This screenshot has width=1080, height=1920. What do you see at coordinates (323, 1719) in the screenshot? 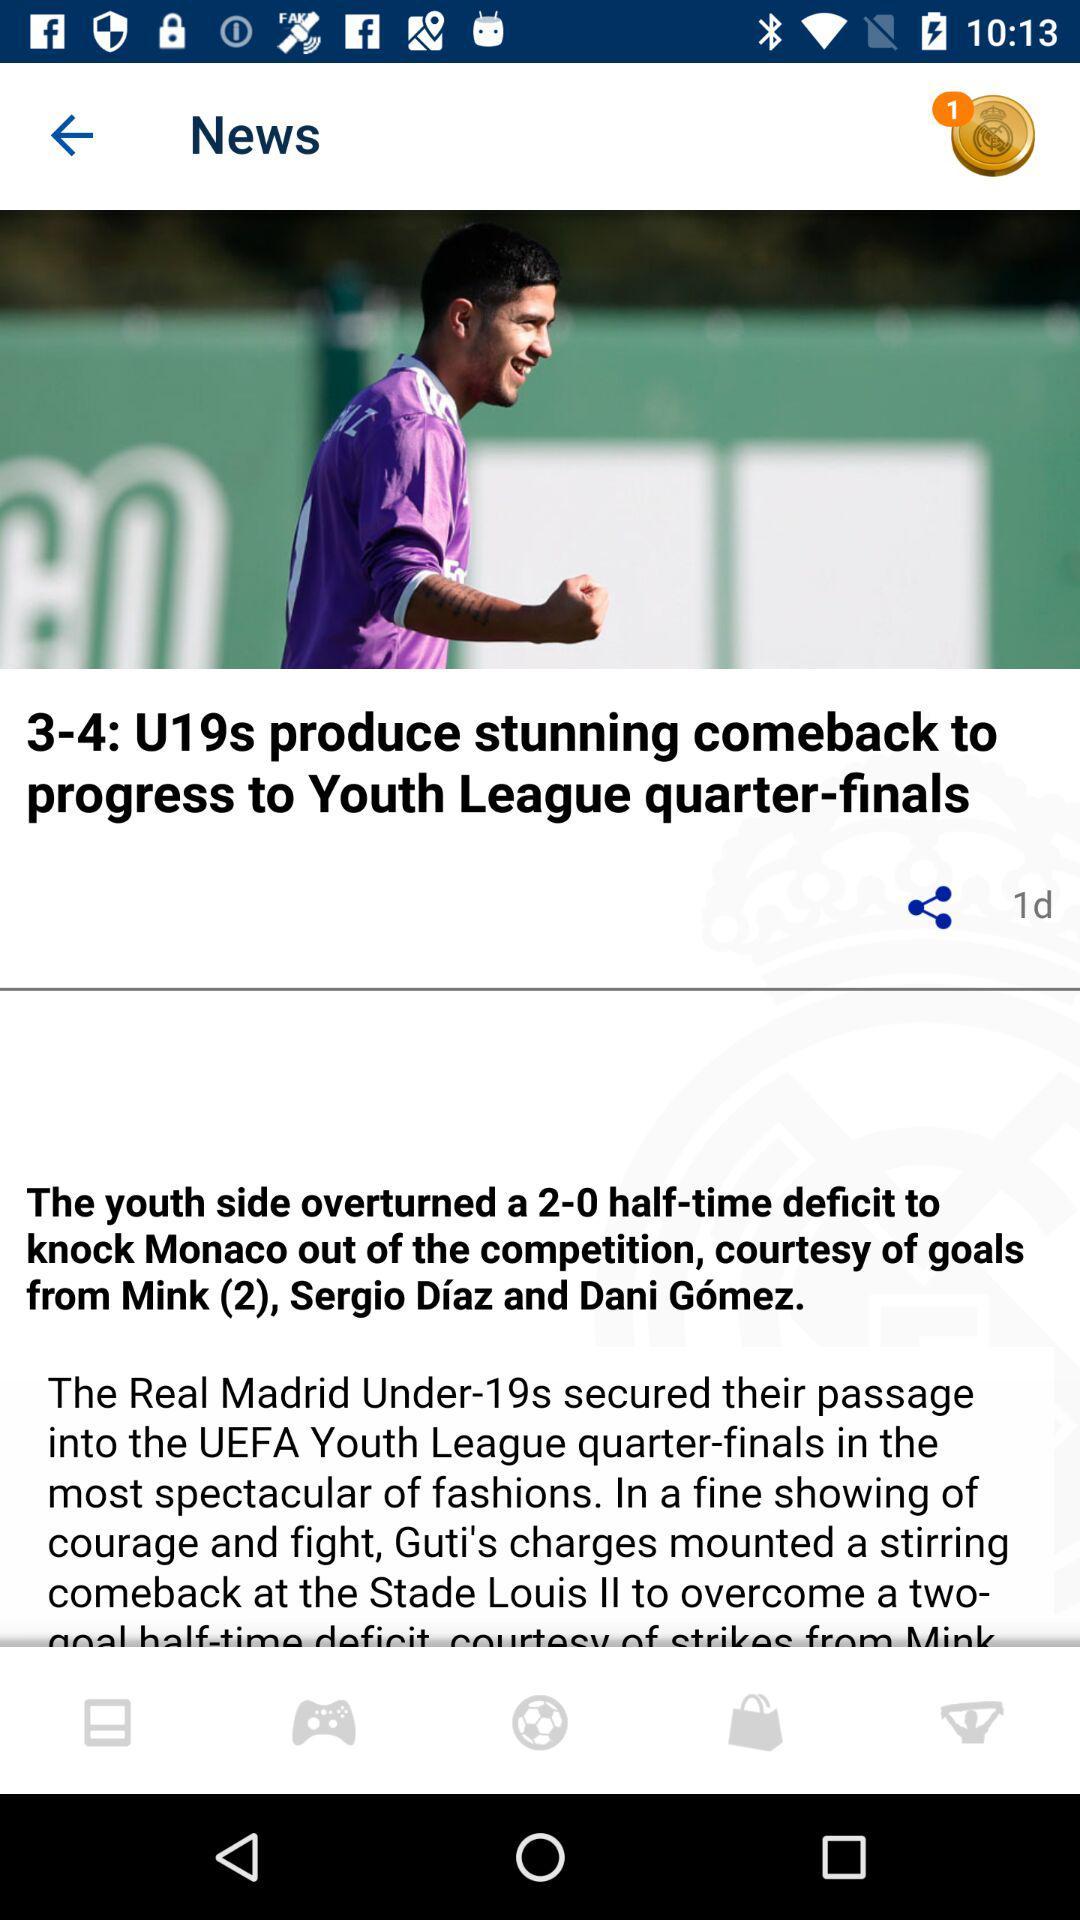
I see `the bookmark icon` at bounding box center [323, 1719].